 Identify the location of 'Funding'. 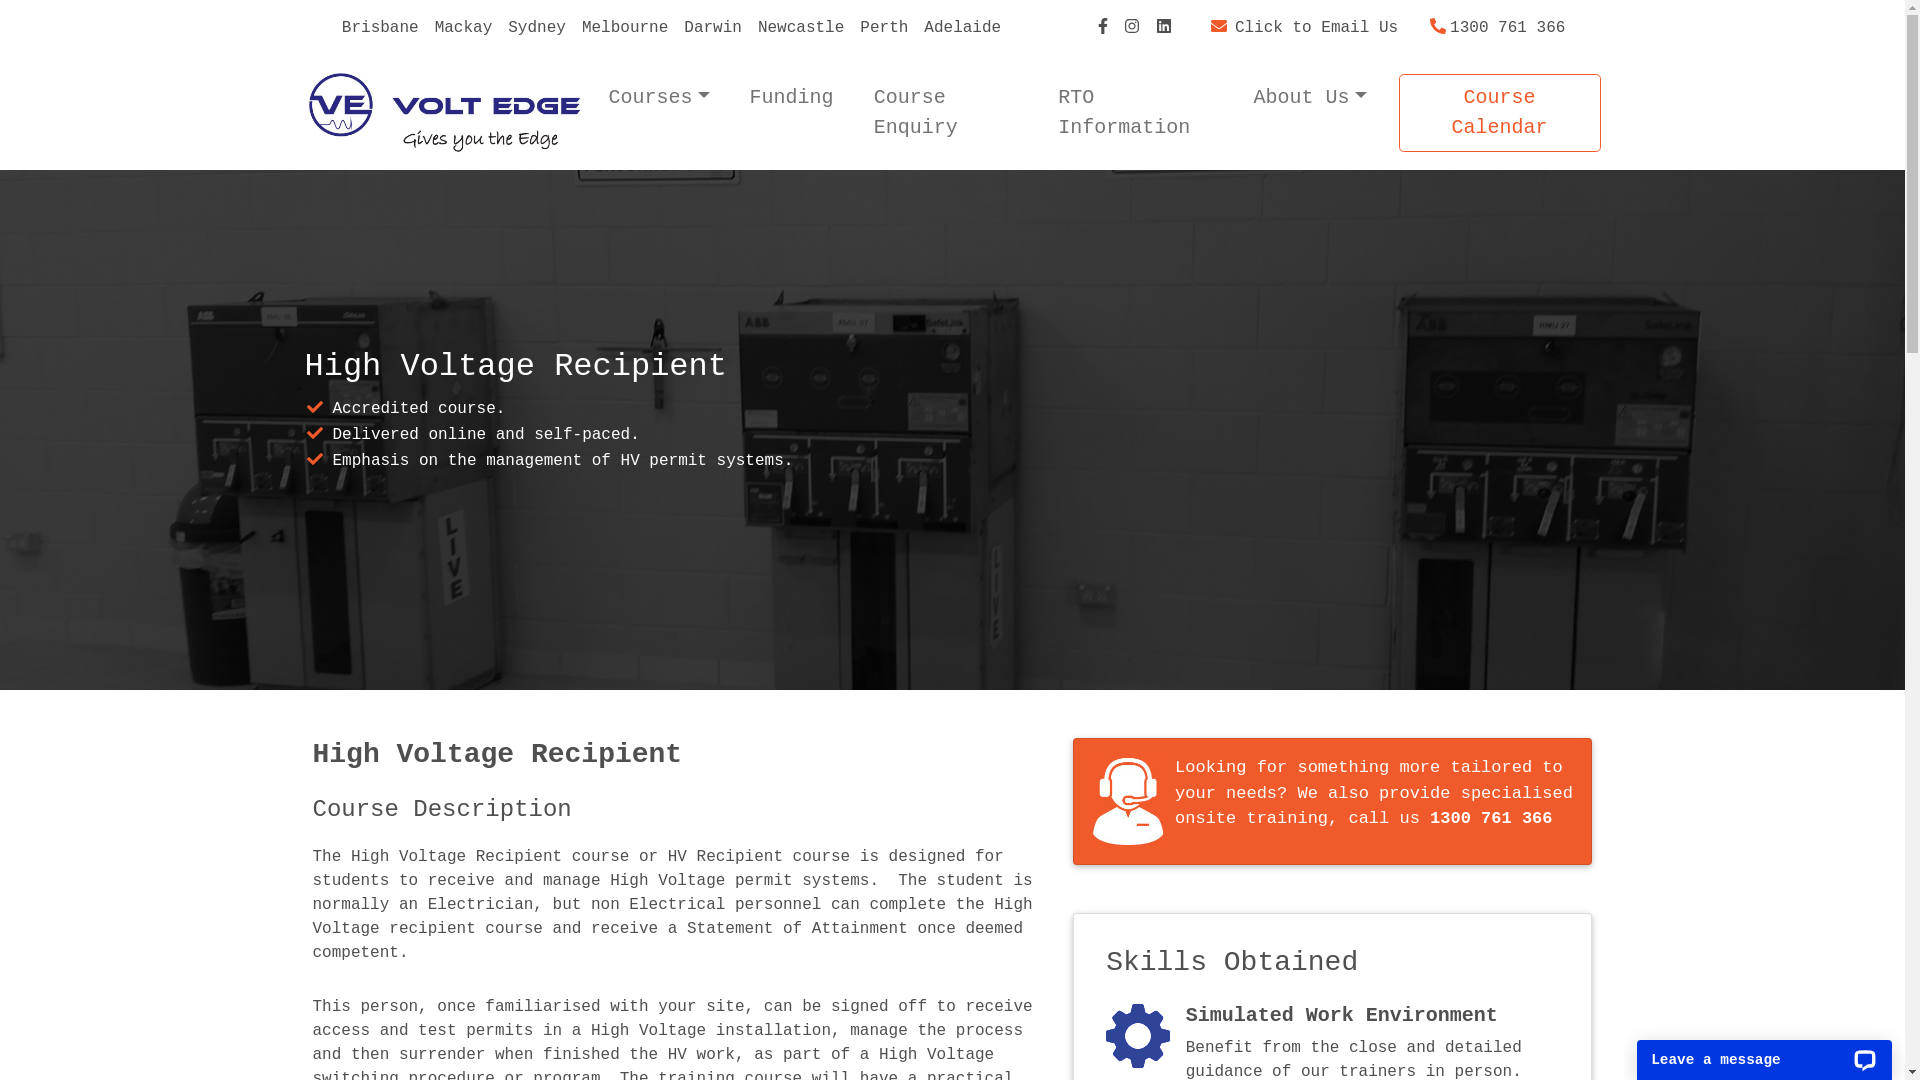
(791, 97).